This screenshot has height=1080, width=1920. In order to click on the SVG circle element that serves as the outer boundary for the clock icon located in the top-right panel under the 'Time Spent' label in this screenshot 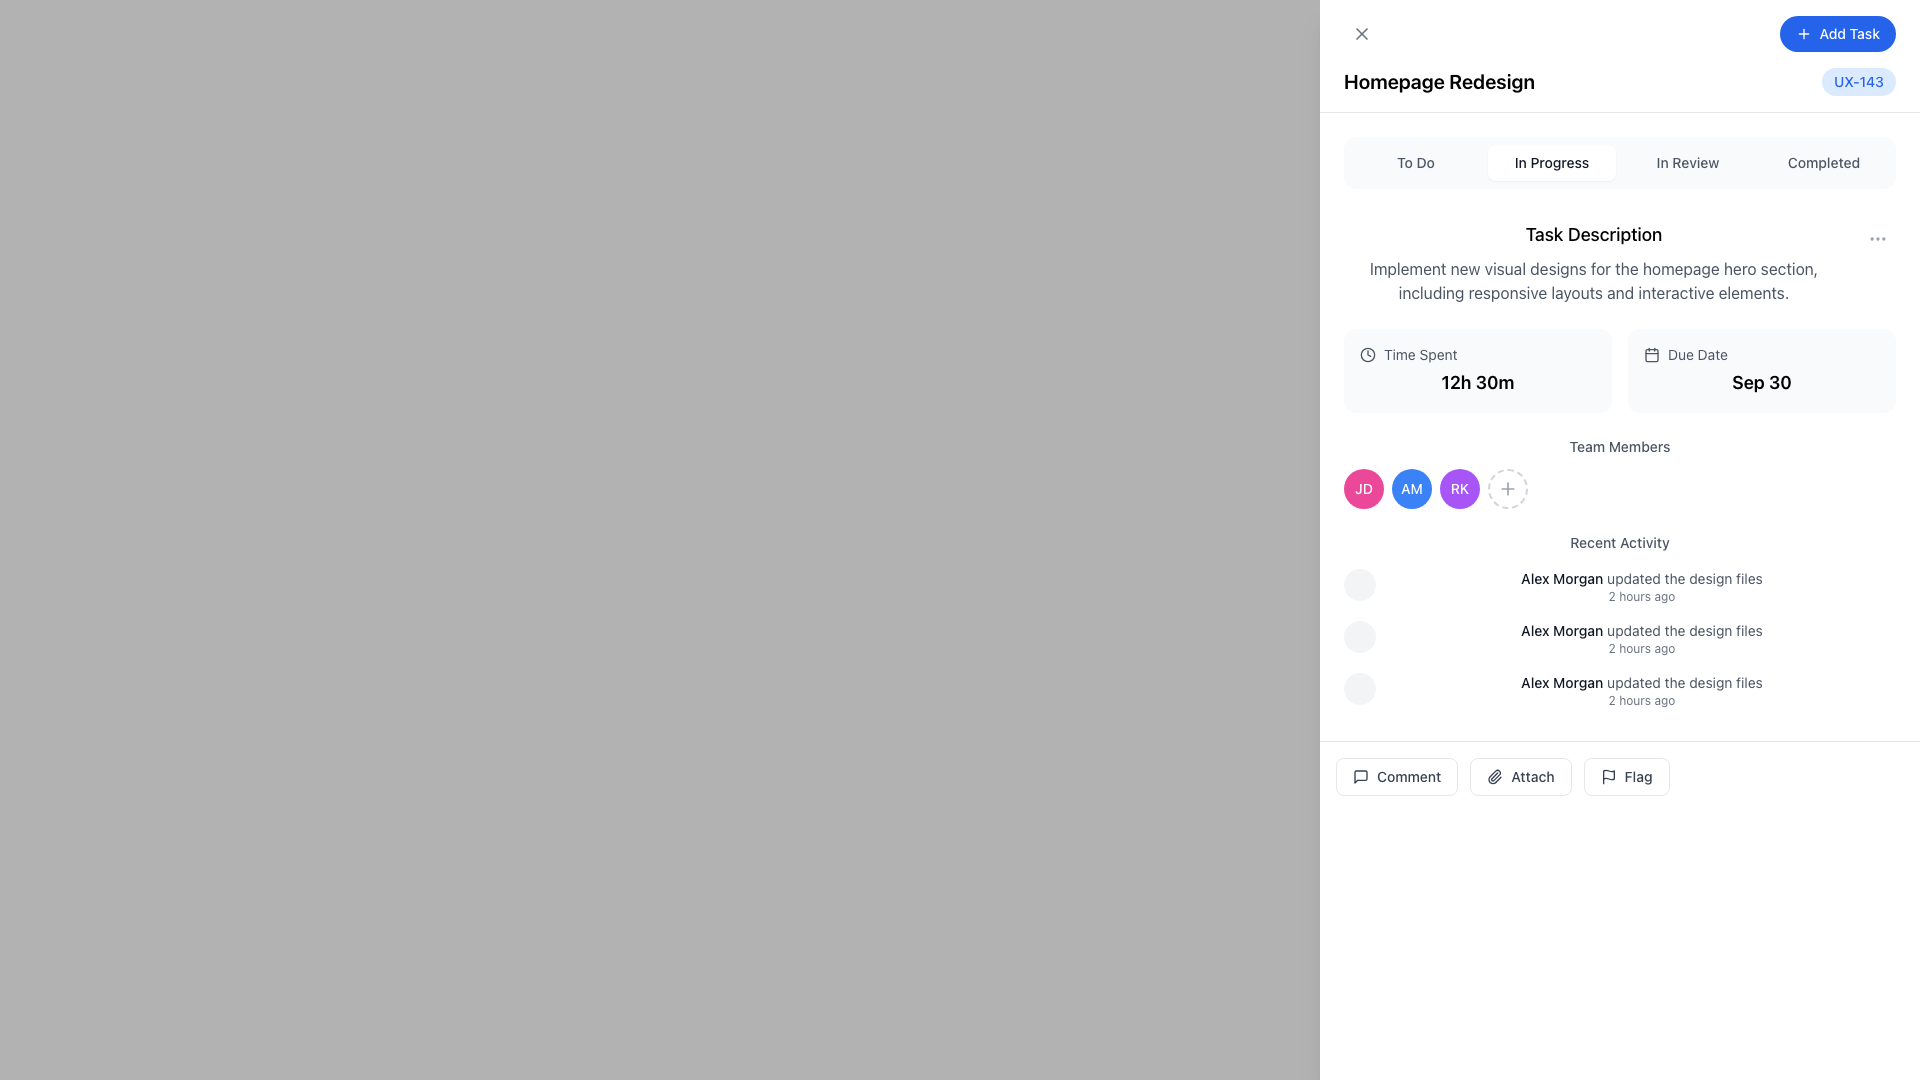, I will do `click(1367, 353)`.